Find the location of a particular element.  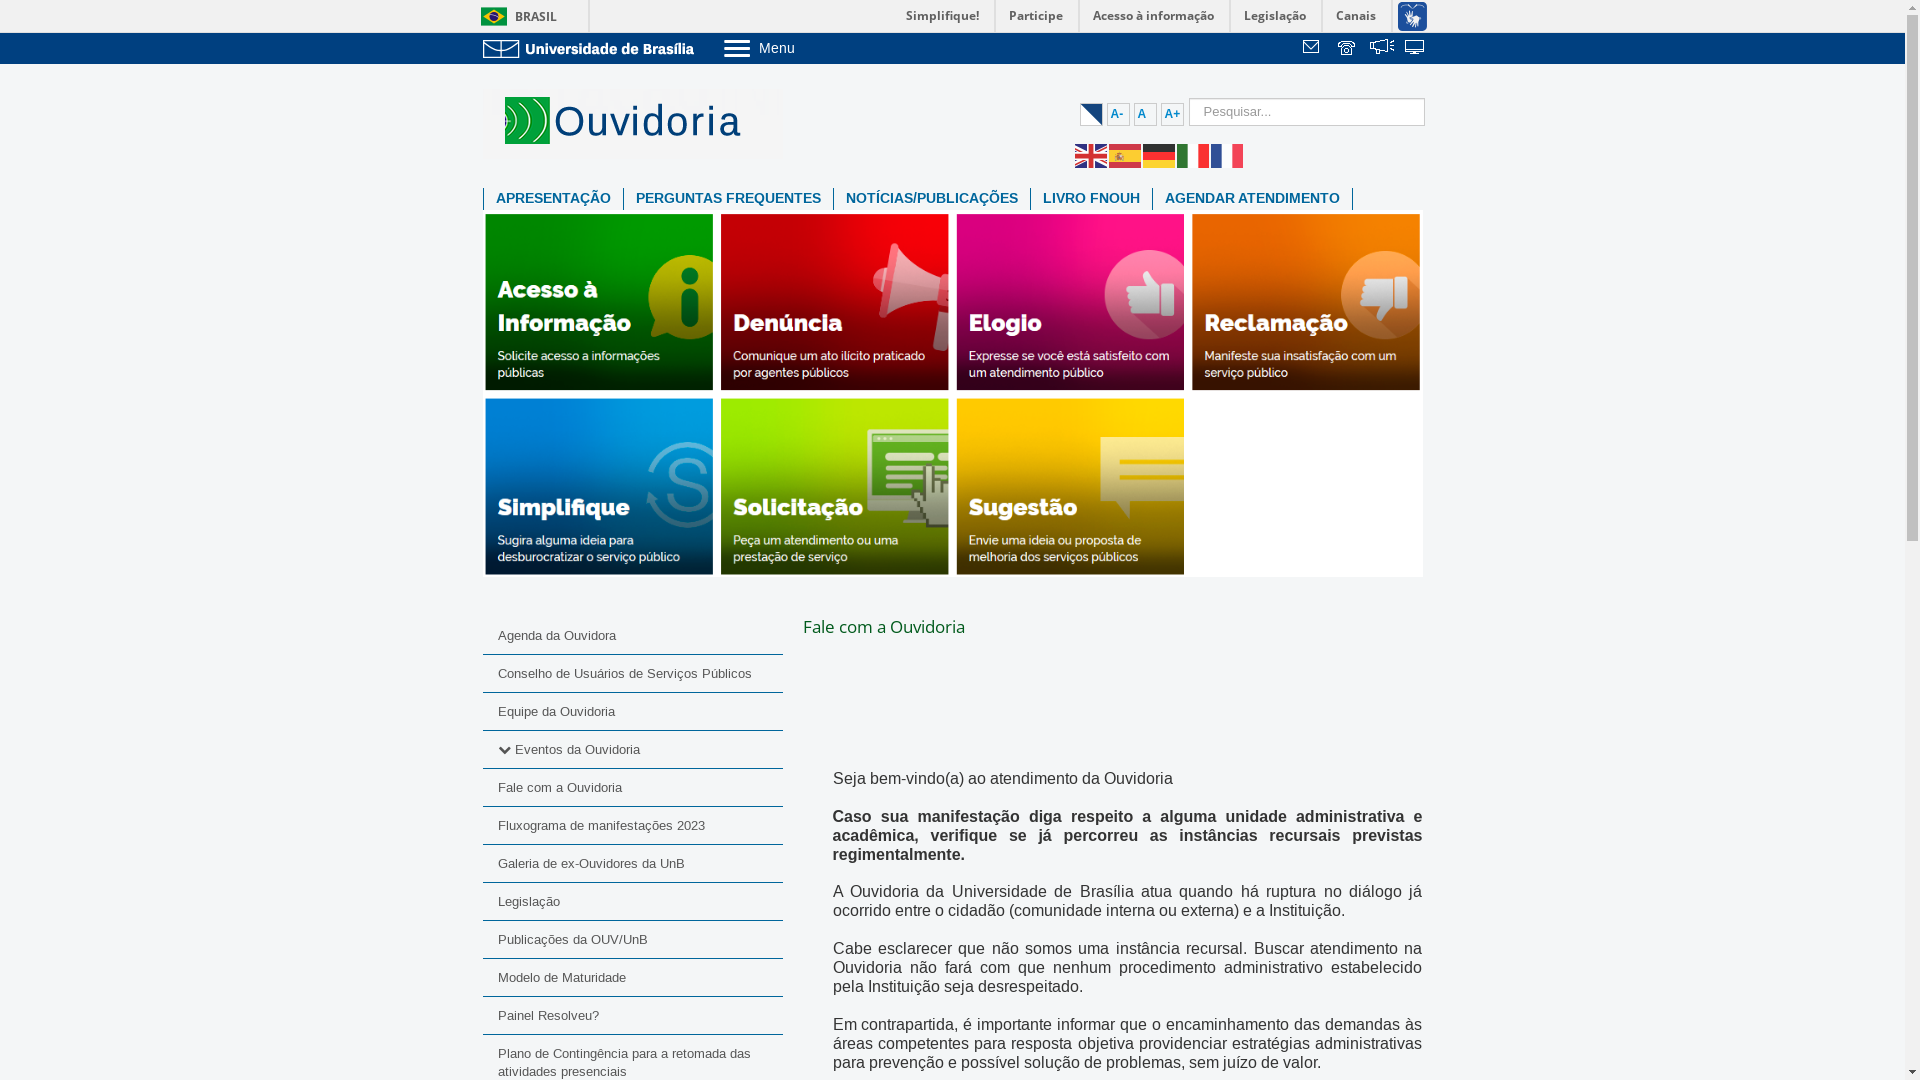

'LIVRO FNOUH' is located at coordinates (1089, 199).